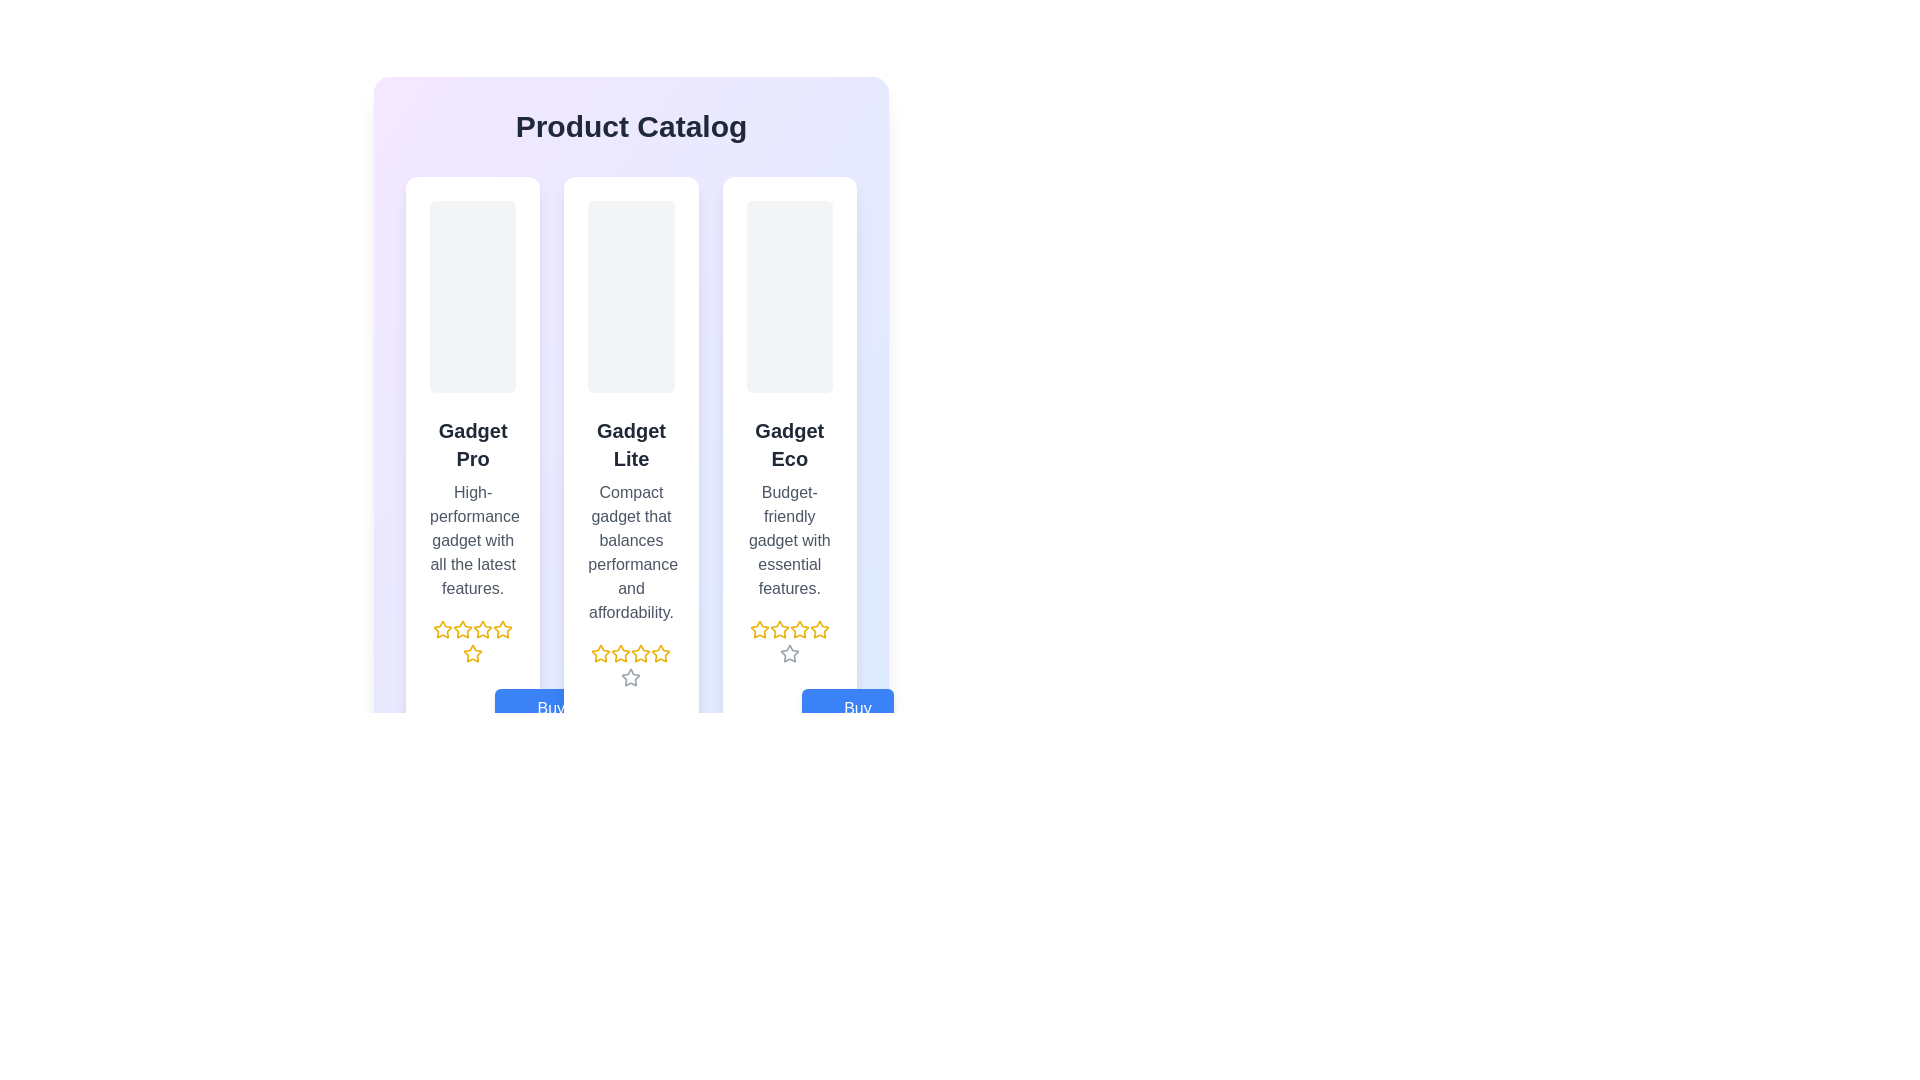 The image size is (1920, 1080). Describe the element at coordinates (630, 664) in the screenshot. I see `the Rating indicator with star icons for the 'Gadget Lite' product located in the middle column, below the description and above the price and 'Buy Now' button` at that location.